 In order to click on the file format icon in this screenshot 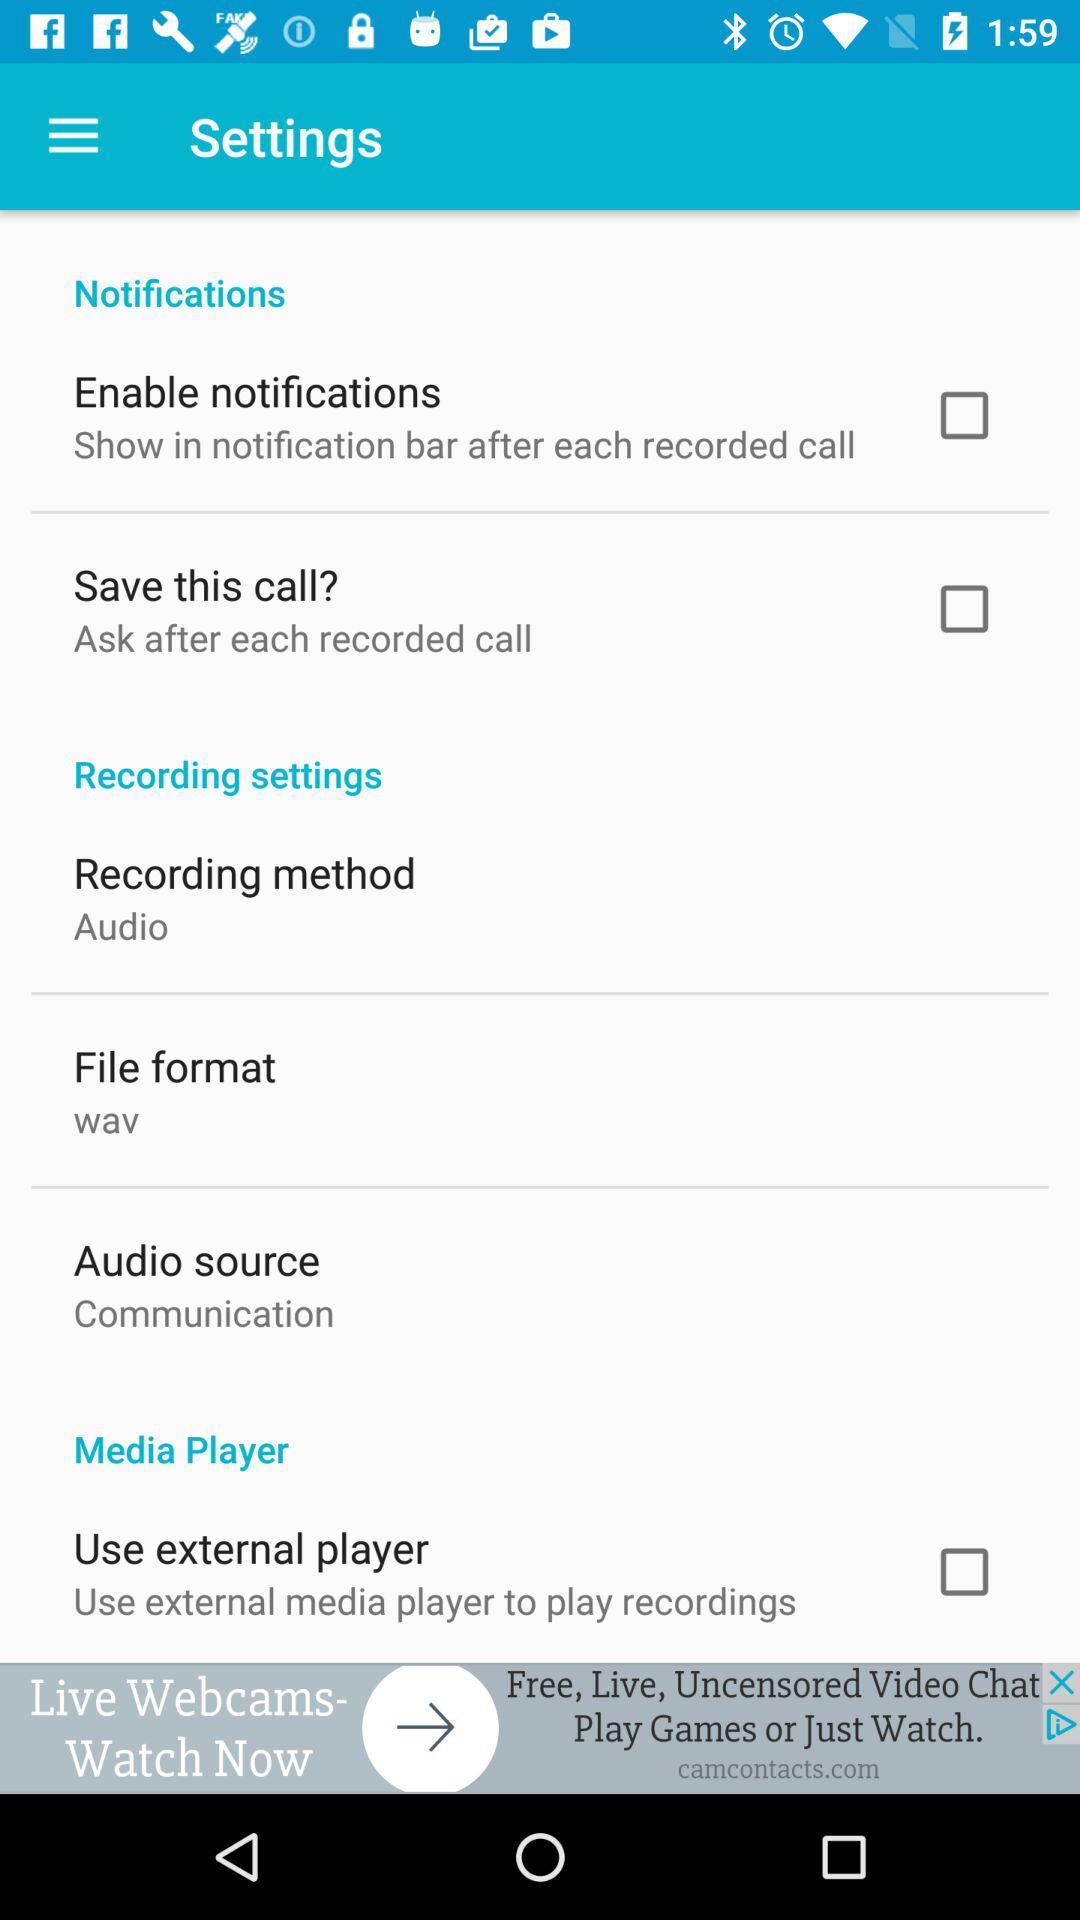, I will do `click(173, 1060)`.